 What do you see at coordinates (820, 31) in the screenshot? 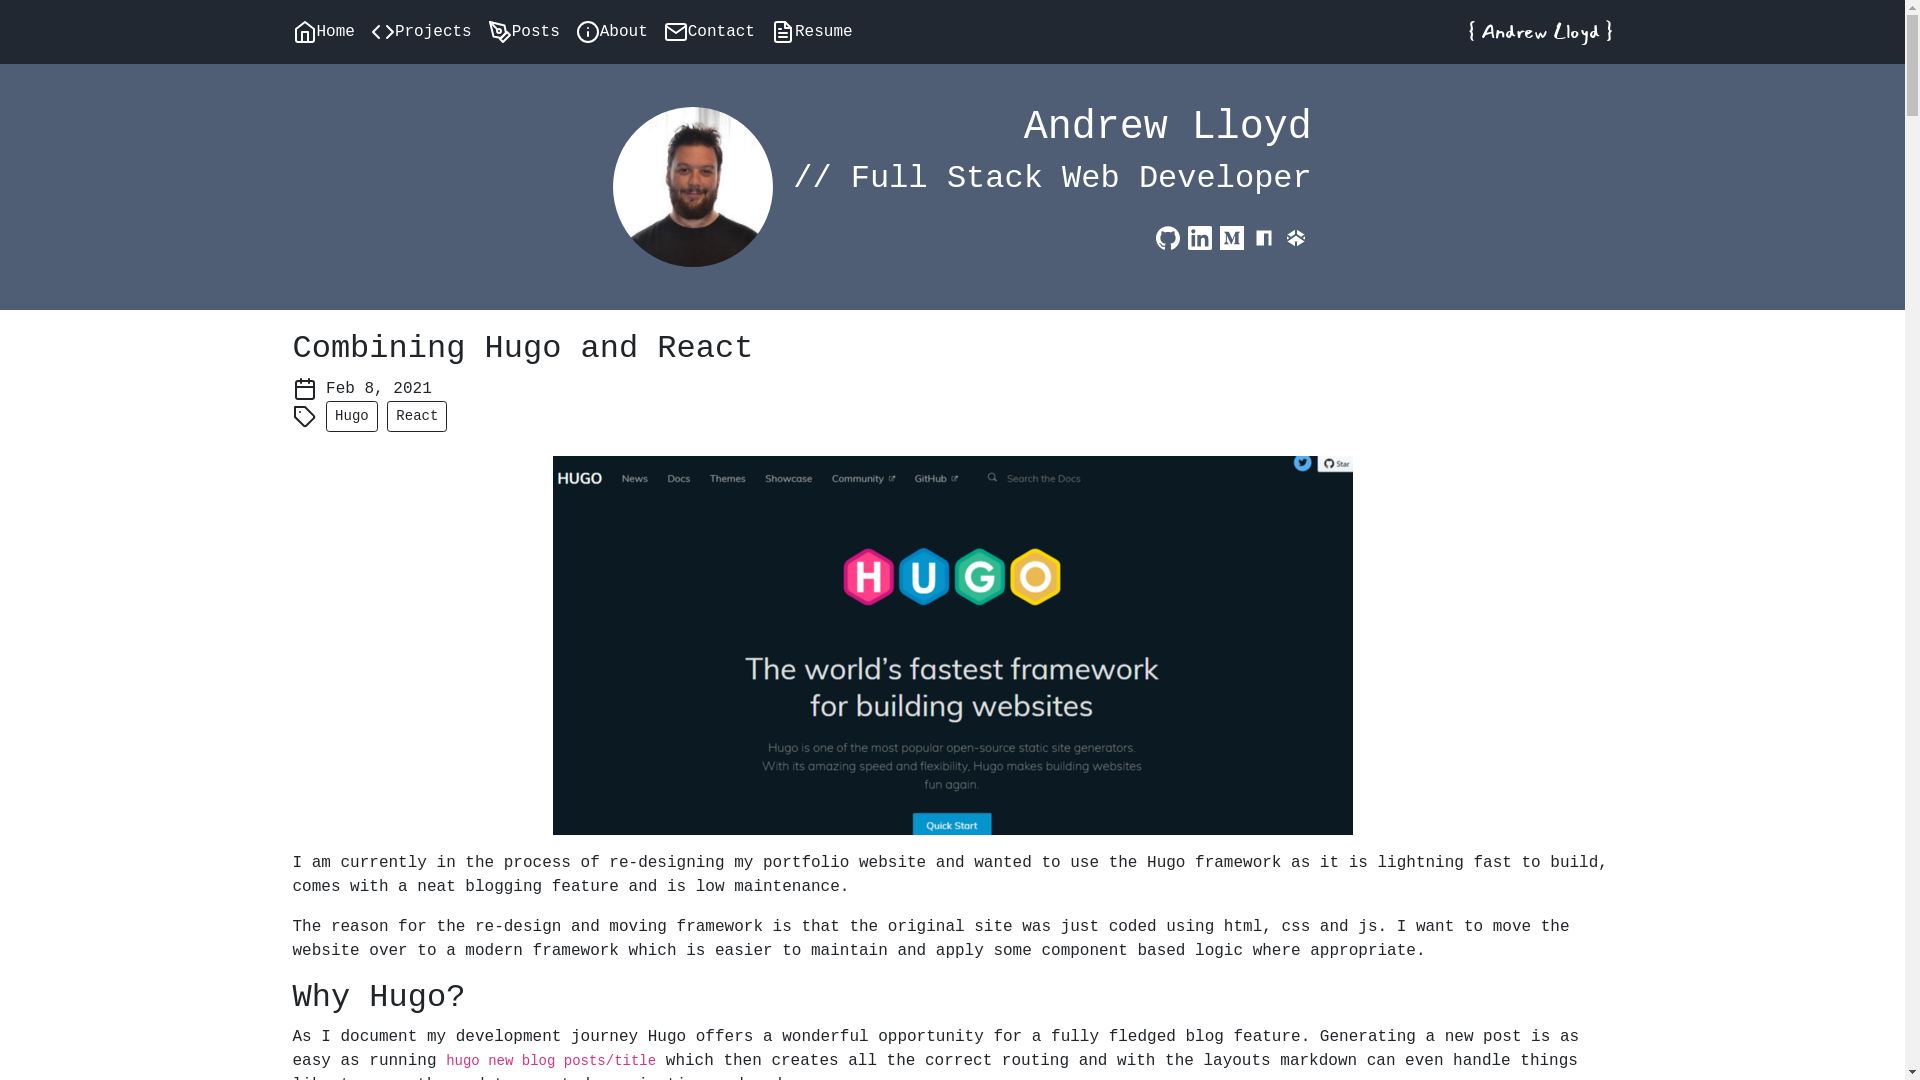
I see `'Resume'` at bounding box center [820, 31].